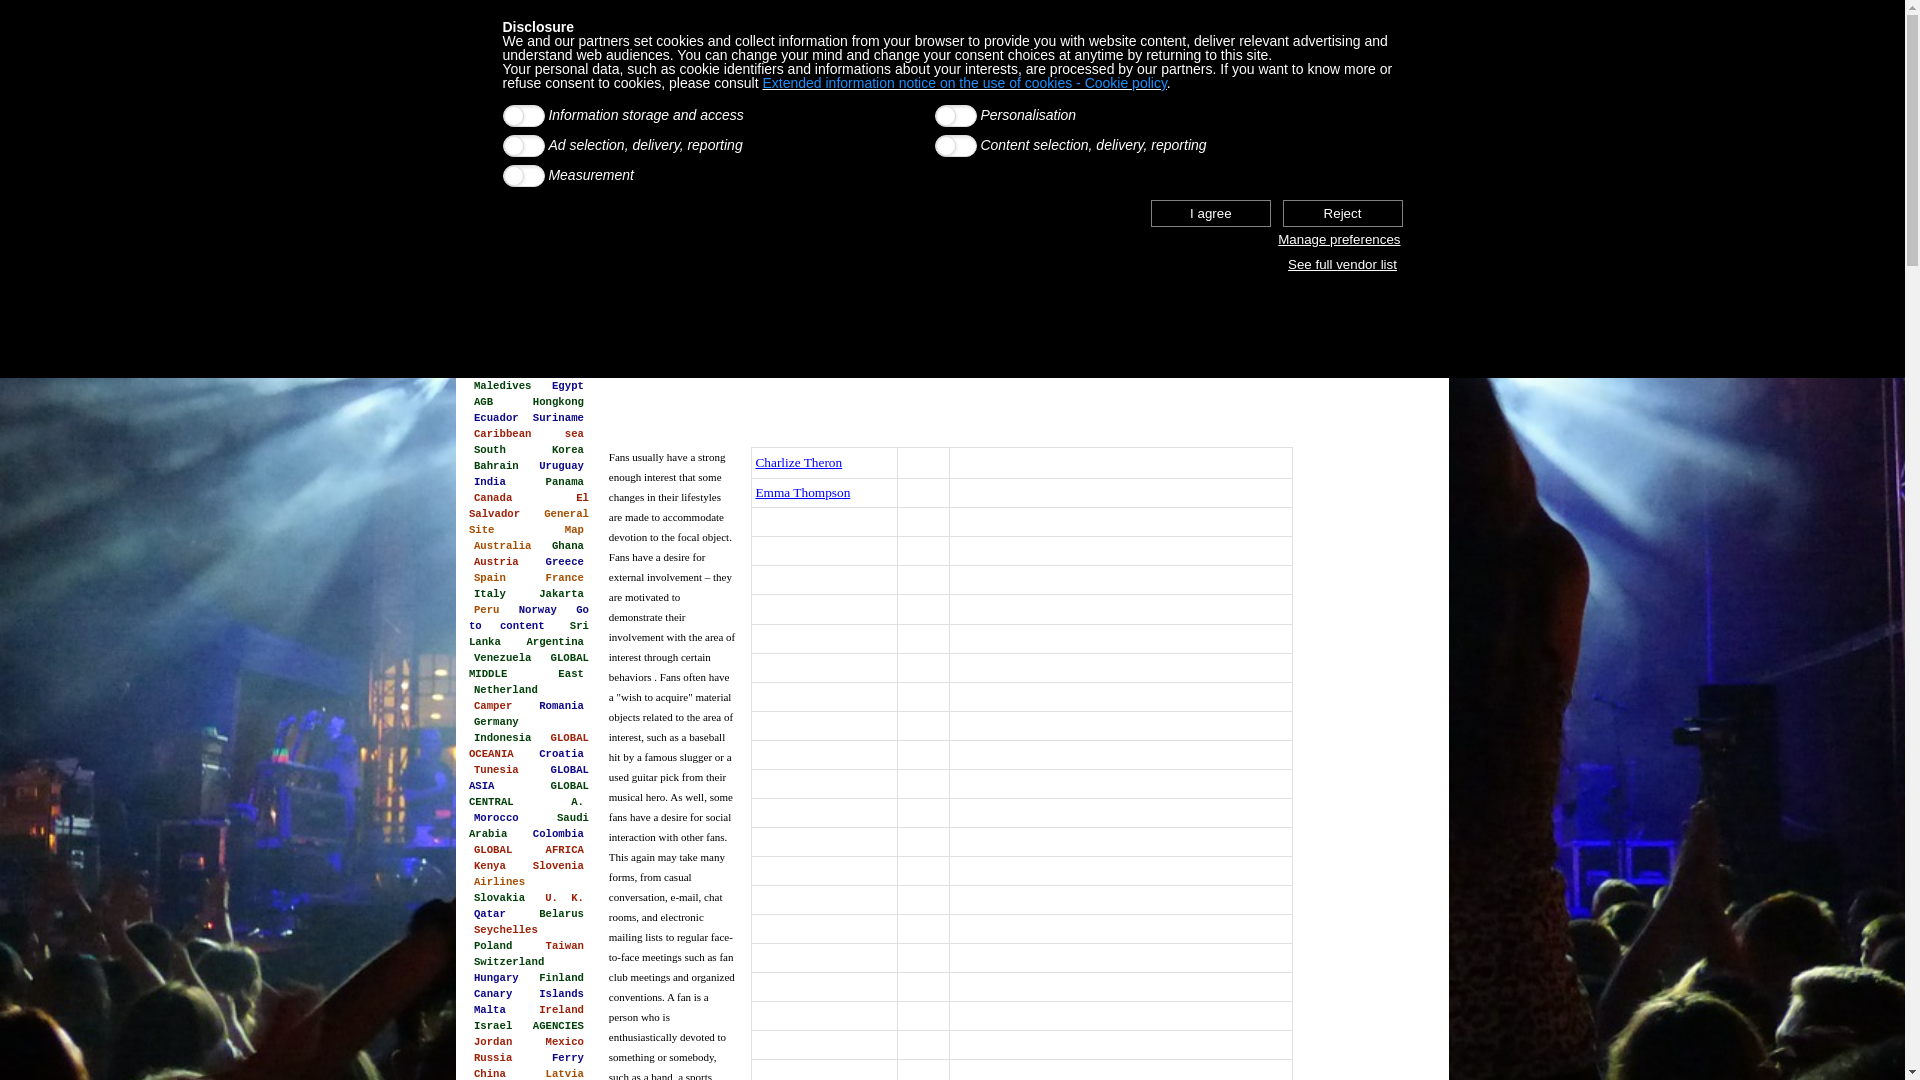 This screenshot has height=1080, width=1920. What do you see at coordinates (566, 385) in the screenshot?
I see `'Egypt'` at bounding box center [566, 385].